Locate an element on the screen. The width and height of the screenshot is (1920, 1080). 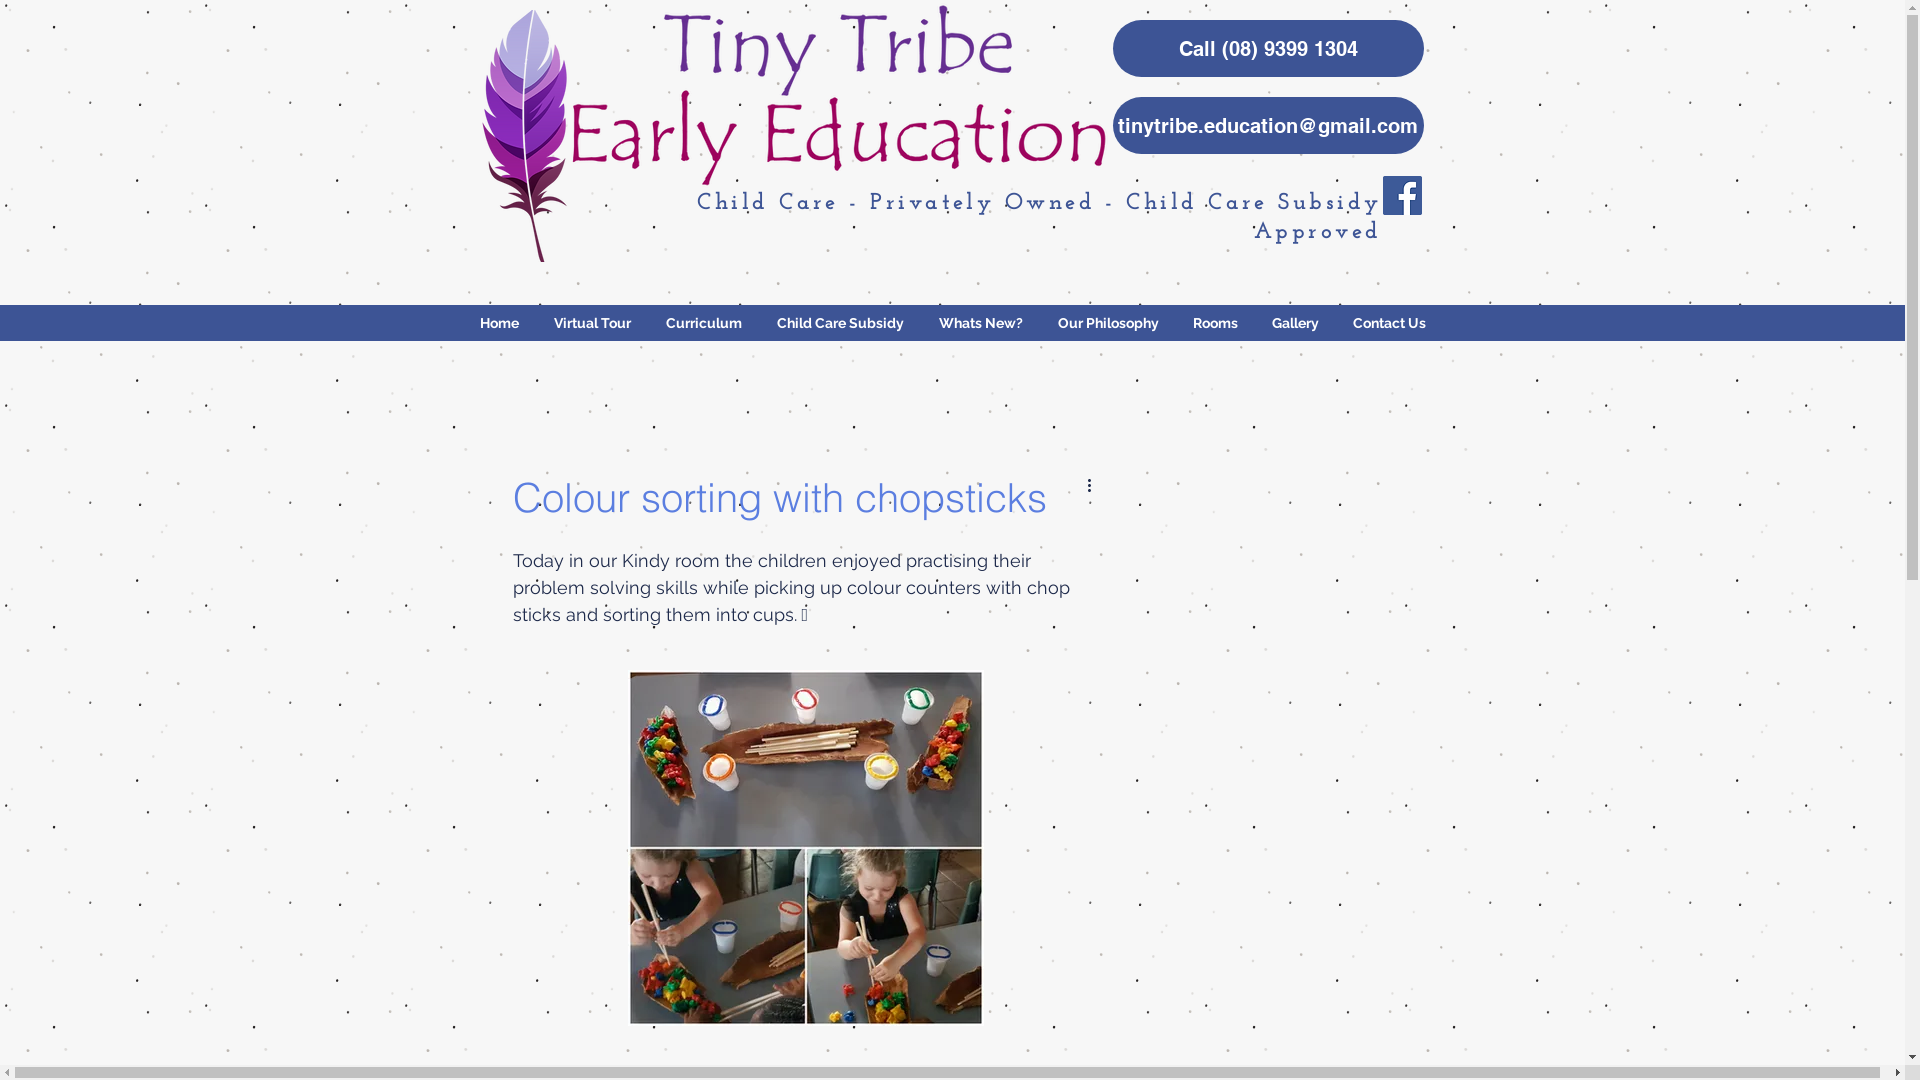
'Our Philosophy' is located at coordinates (1106, 322).